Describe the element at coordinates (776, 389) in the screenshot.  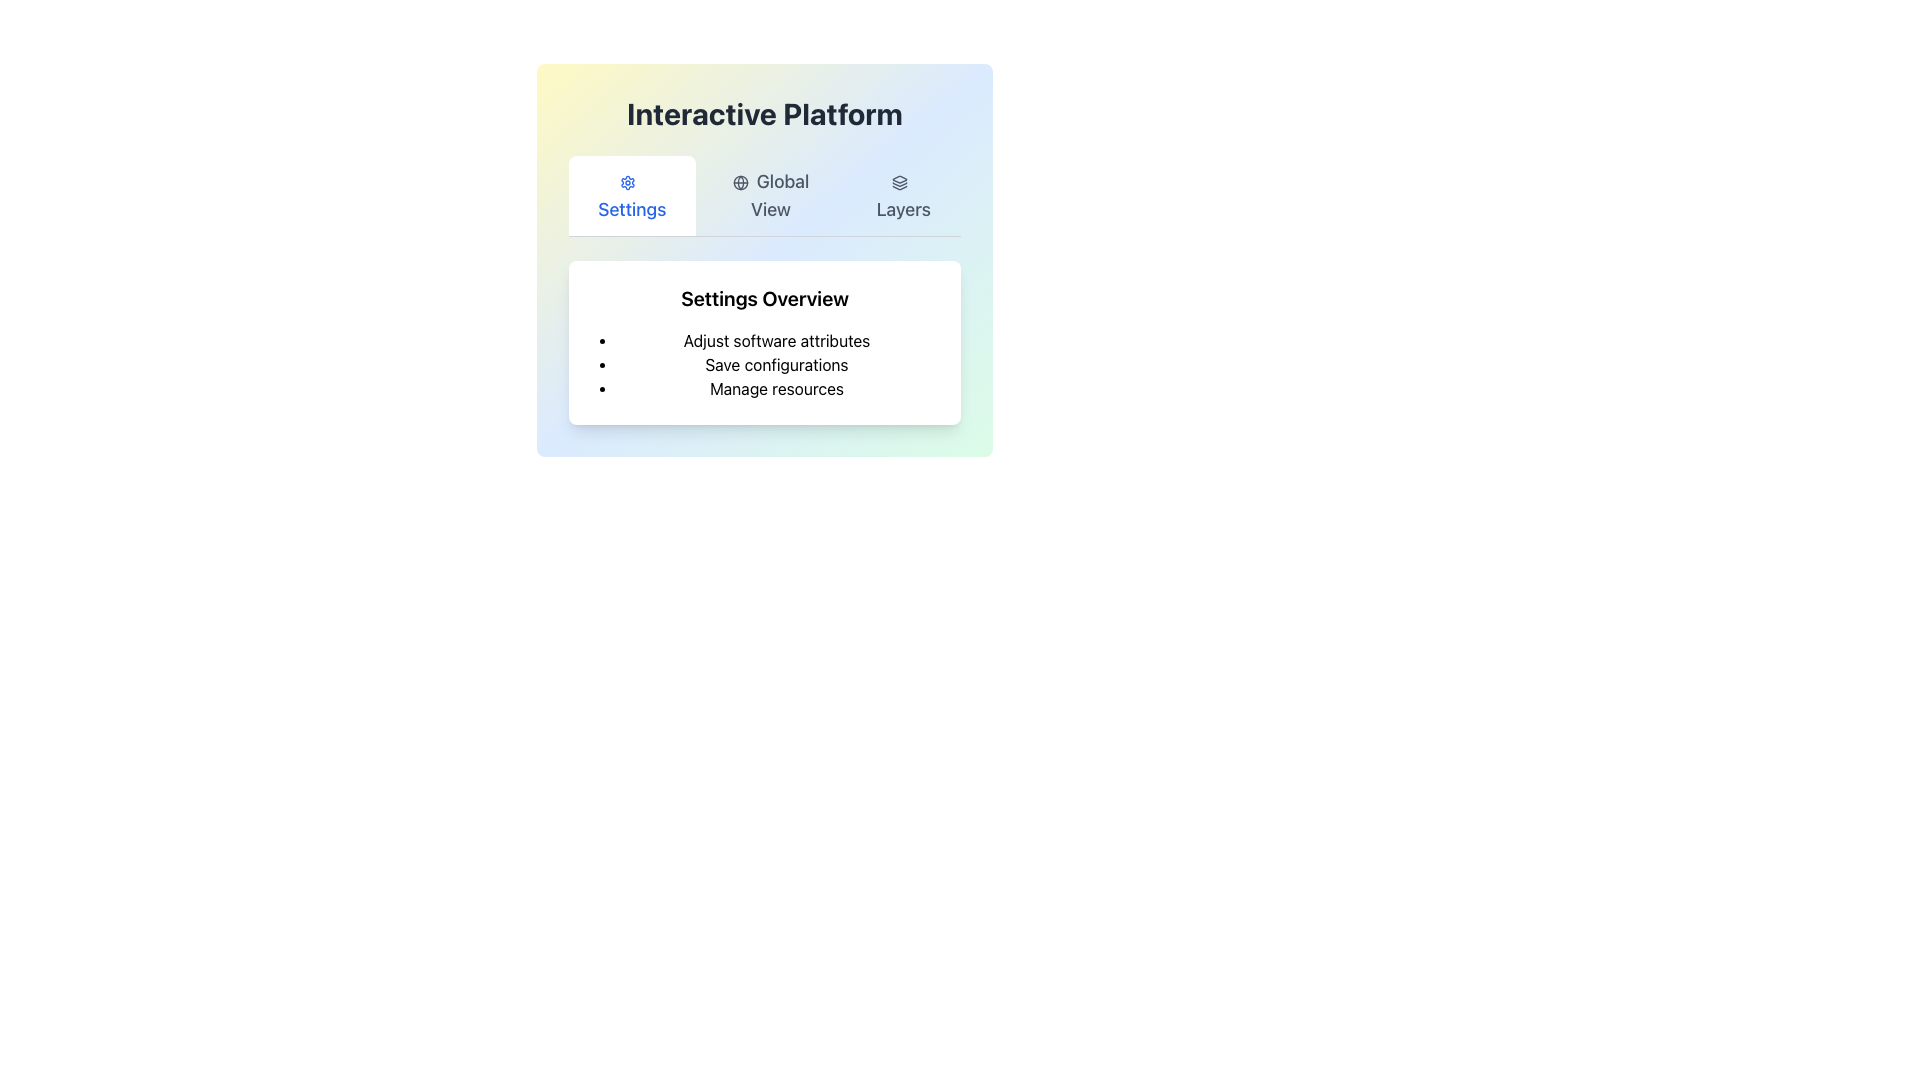
I see `the text element displaying 'Manage resources' which is the third item in a bullet-point list under 'Settings Overview'` at that location.